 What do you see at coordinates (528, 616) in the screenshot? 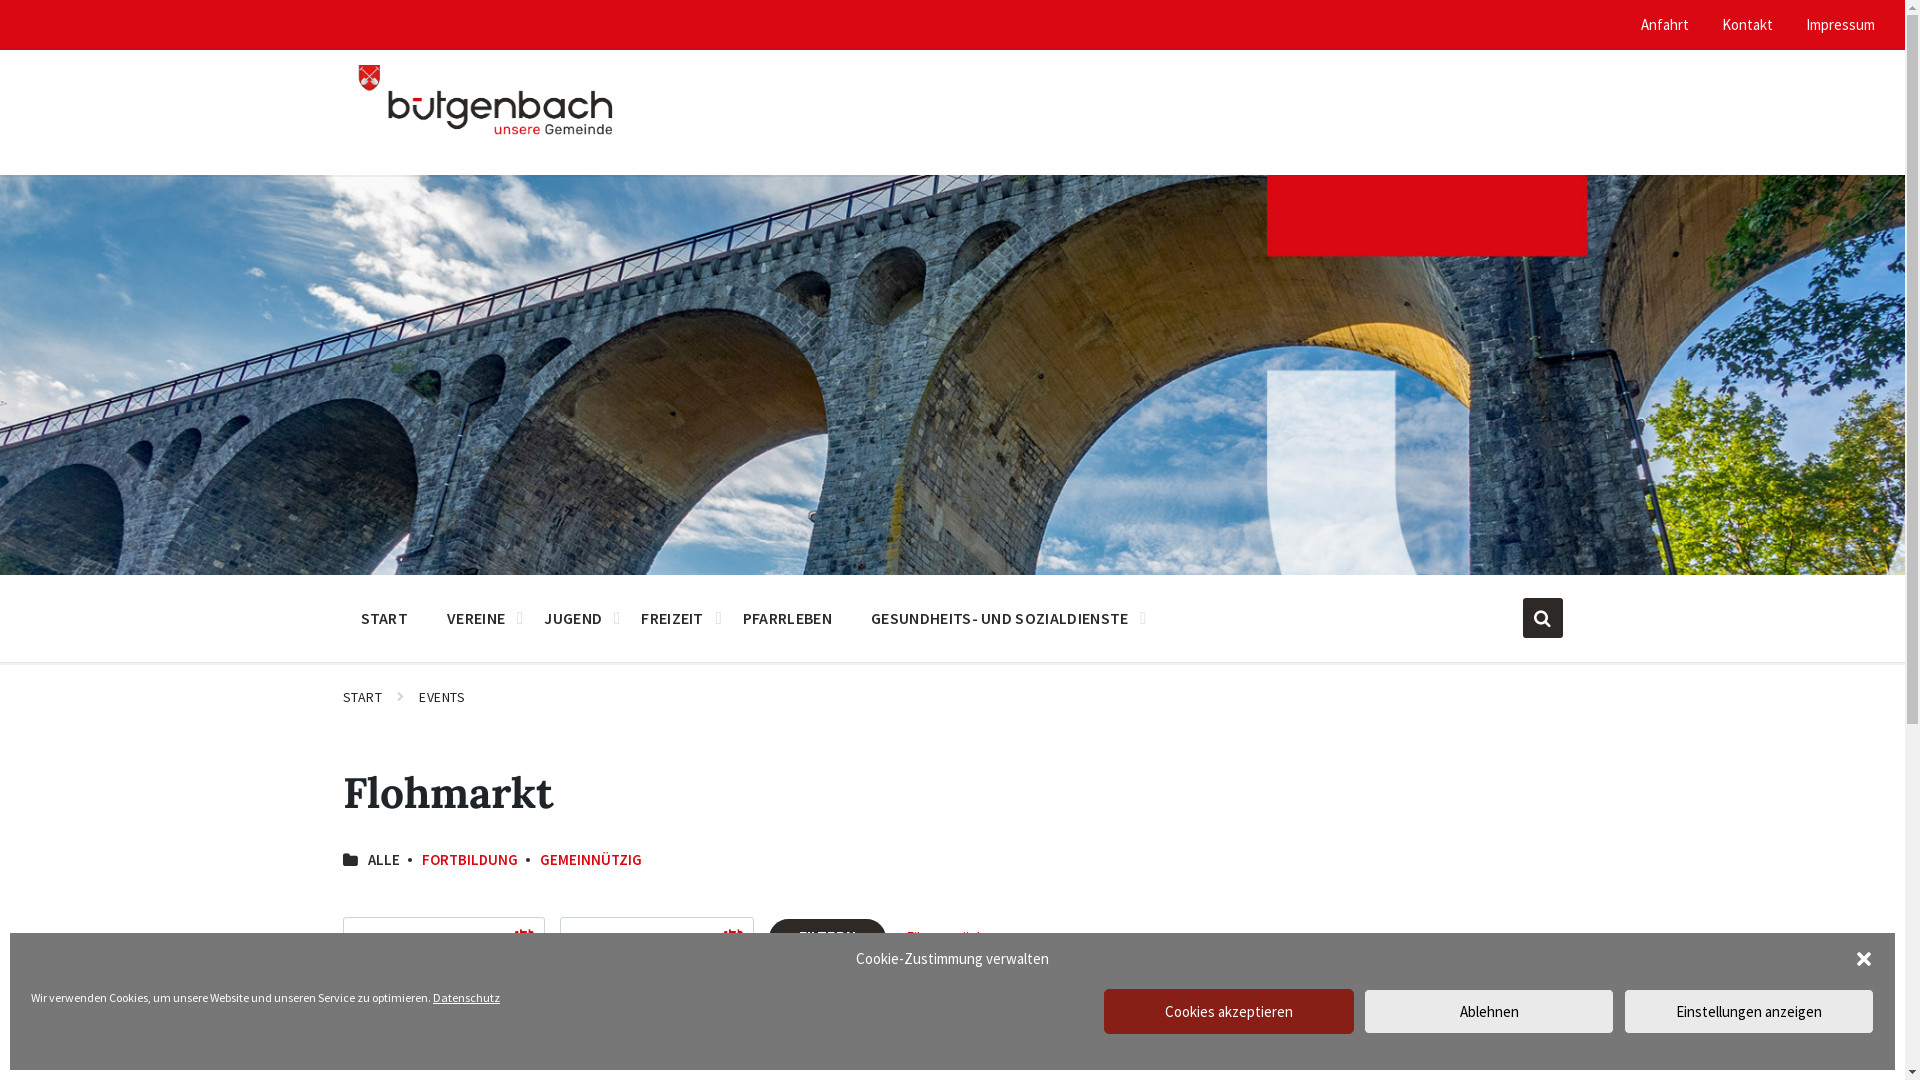
I see `'JUGEND'` at bounding box center [528, 616].